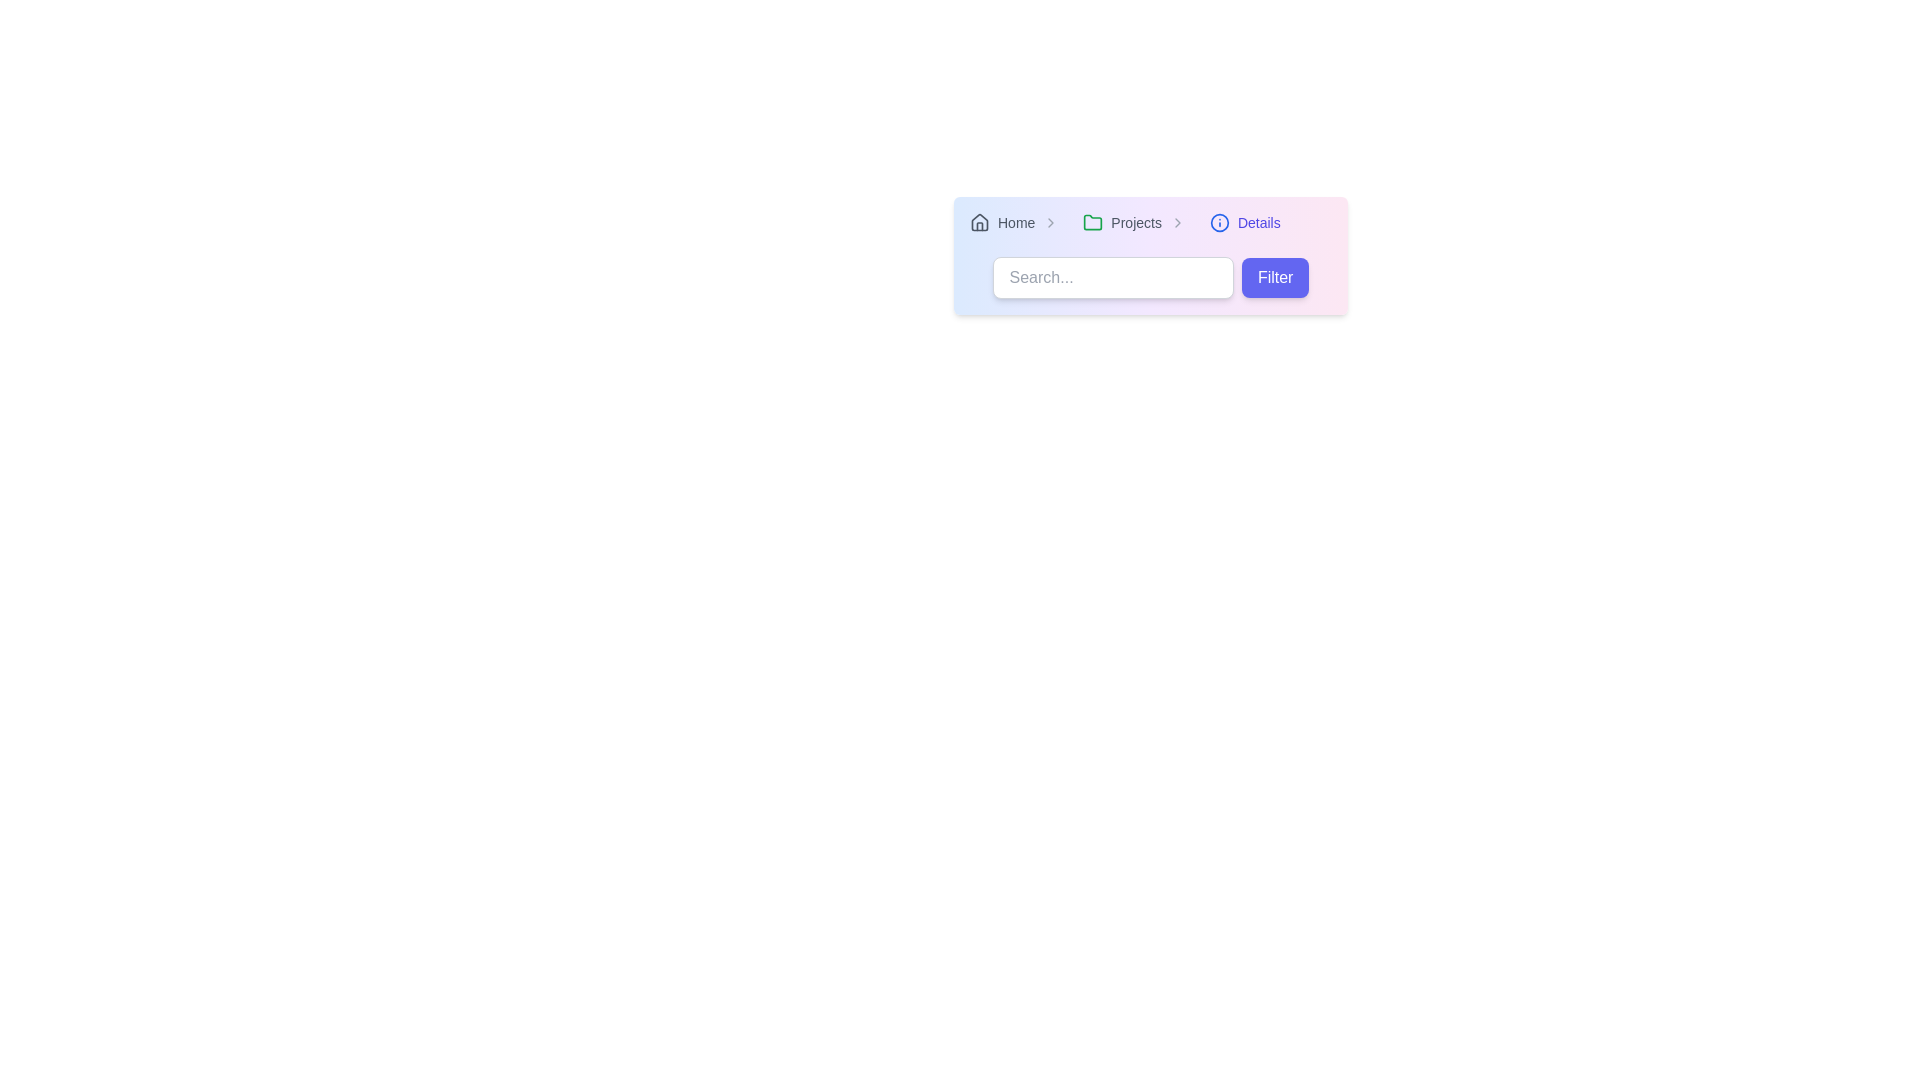 This screenshot has height=1080, width=1920. What do you see at coordinates (1002, 223) in the screenshot?
I see `the navigation link with an associated icon located at the beginning of the breadcrumb component` at bounding box center [1002, 223].